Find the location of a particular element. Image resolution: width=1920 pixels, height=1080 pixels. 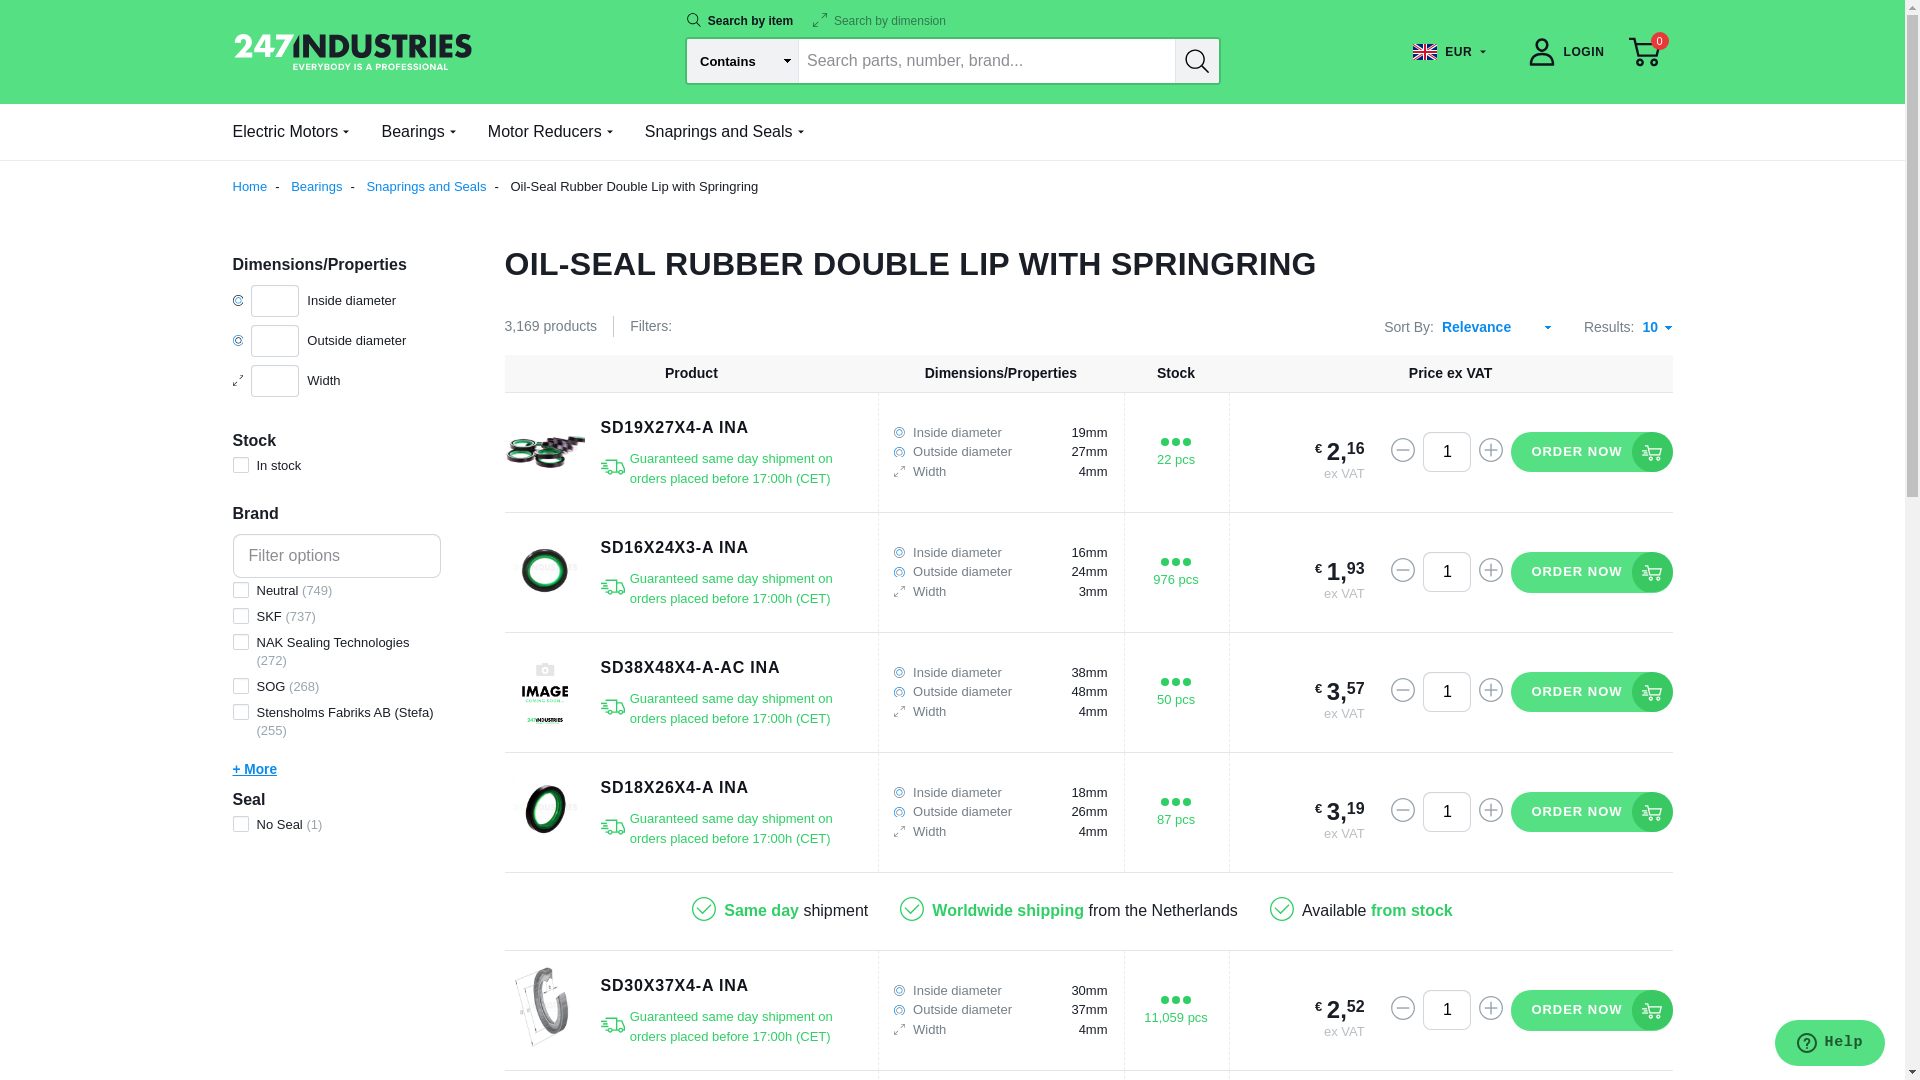

'Home' is located at coordinates (258, 186).